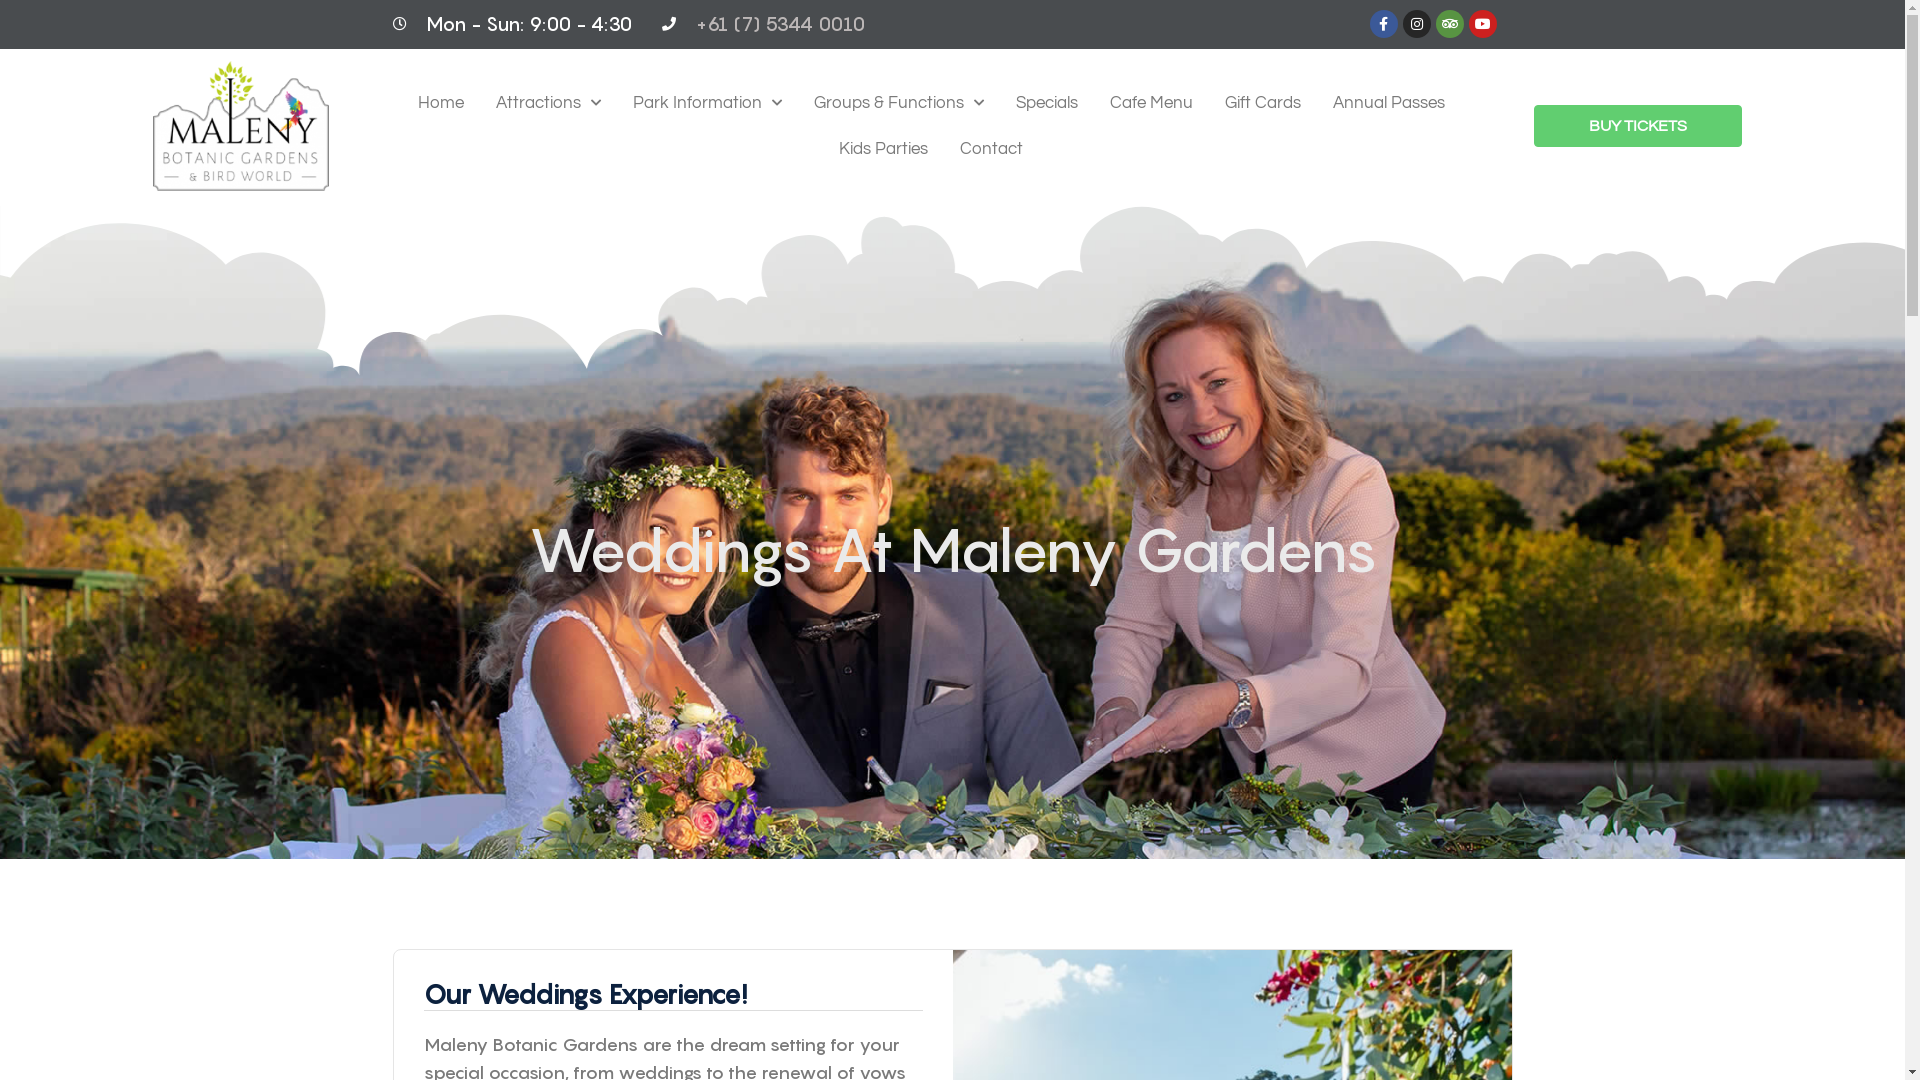 The width and height of the screenshot is (1920, 1080). What do you see at coordinates (1045, 103) in the screenshot?
I see `'Specials'` at bounding box center [1045, 103].